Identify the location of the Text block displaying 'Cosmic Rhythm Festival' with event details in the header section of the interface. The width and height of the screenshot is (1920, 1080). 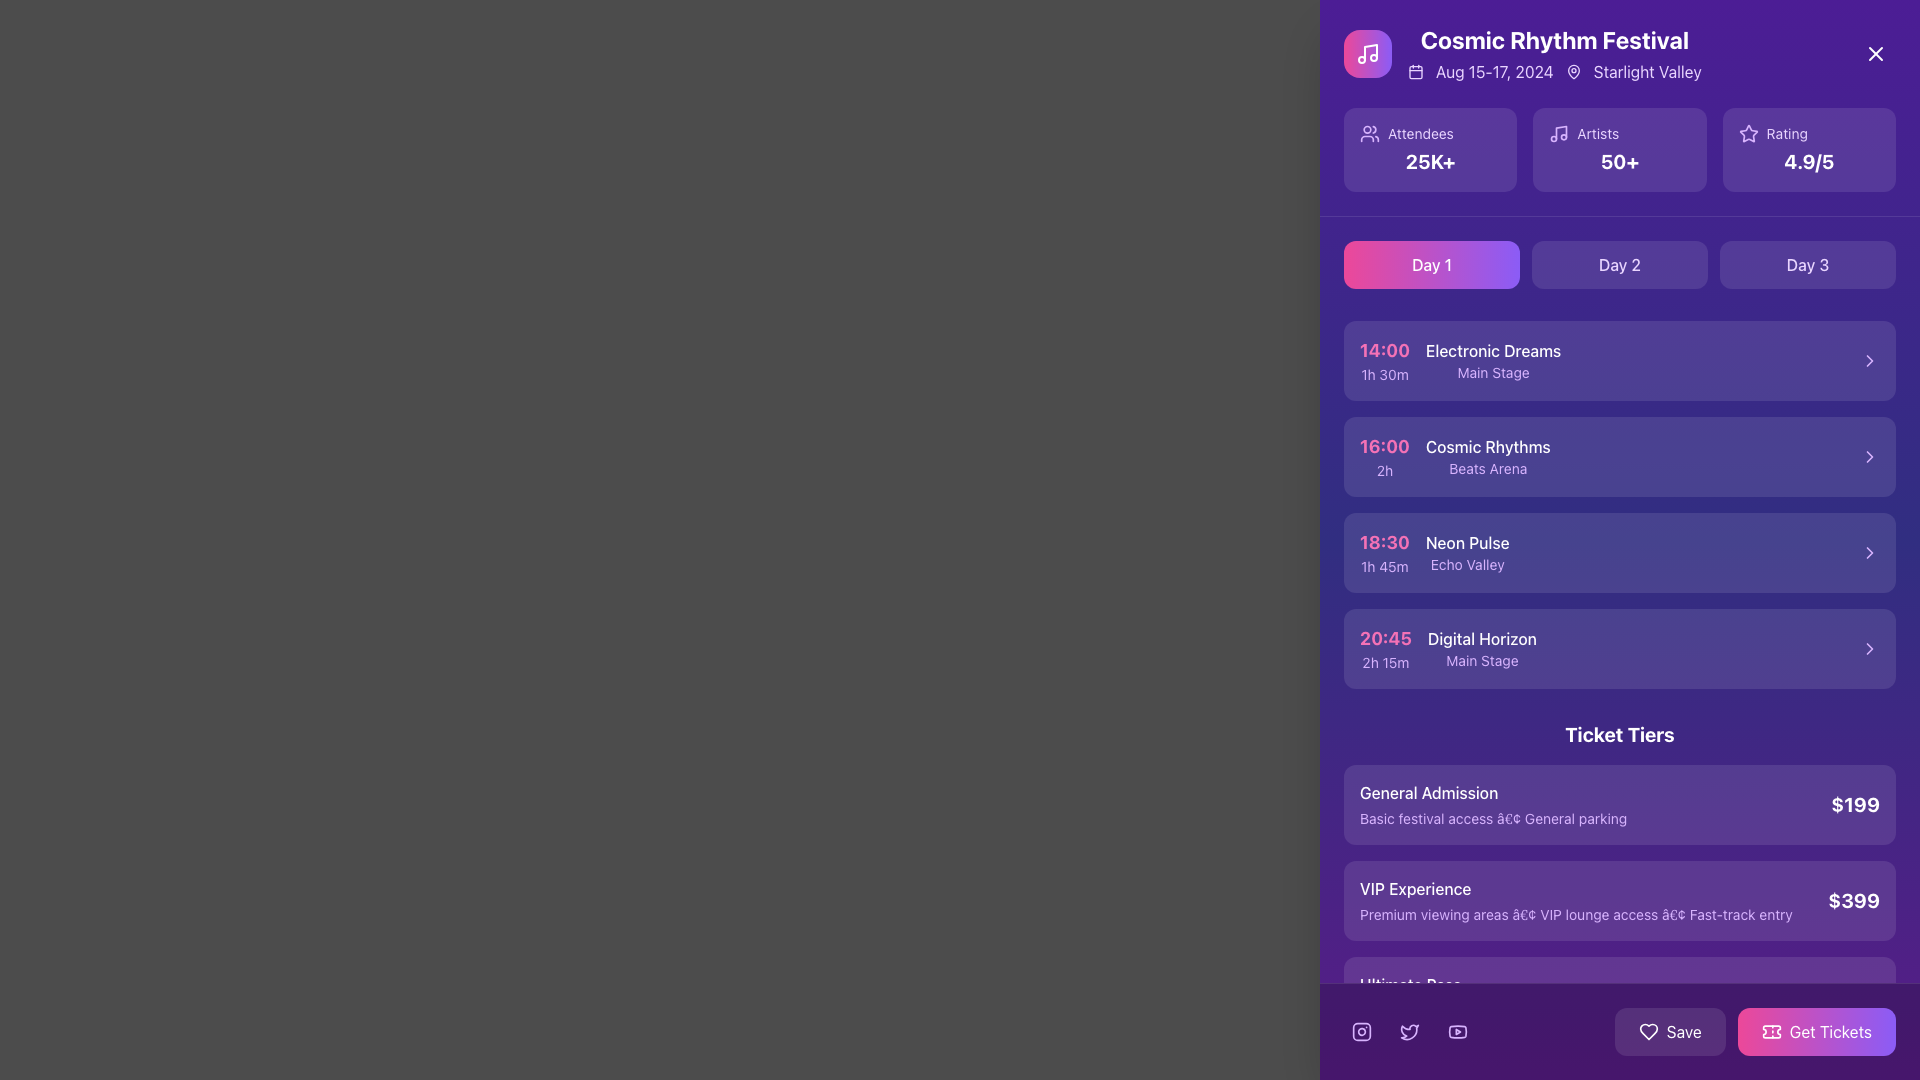
(1553, 53).